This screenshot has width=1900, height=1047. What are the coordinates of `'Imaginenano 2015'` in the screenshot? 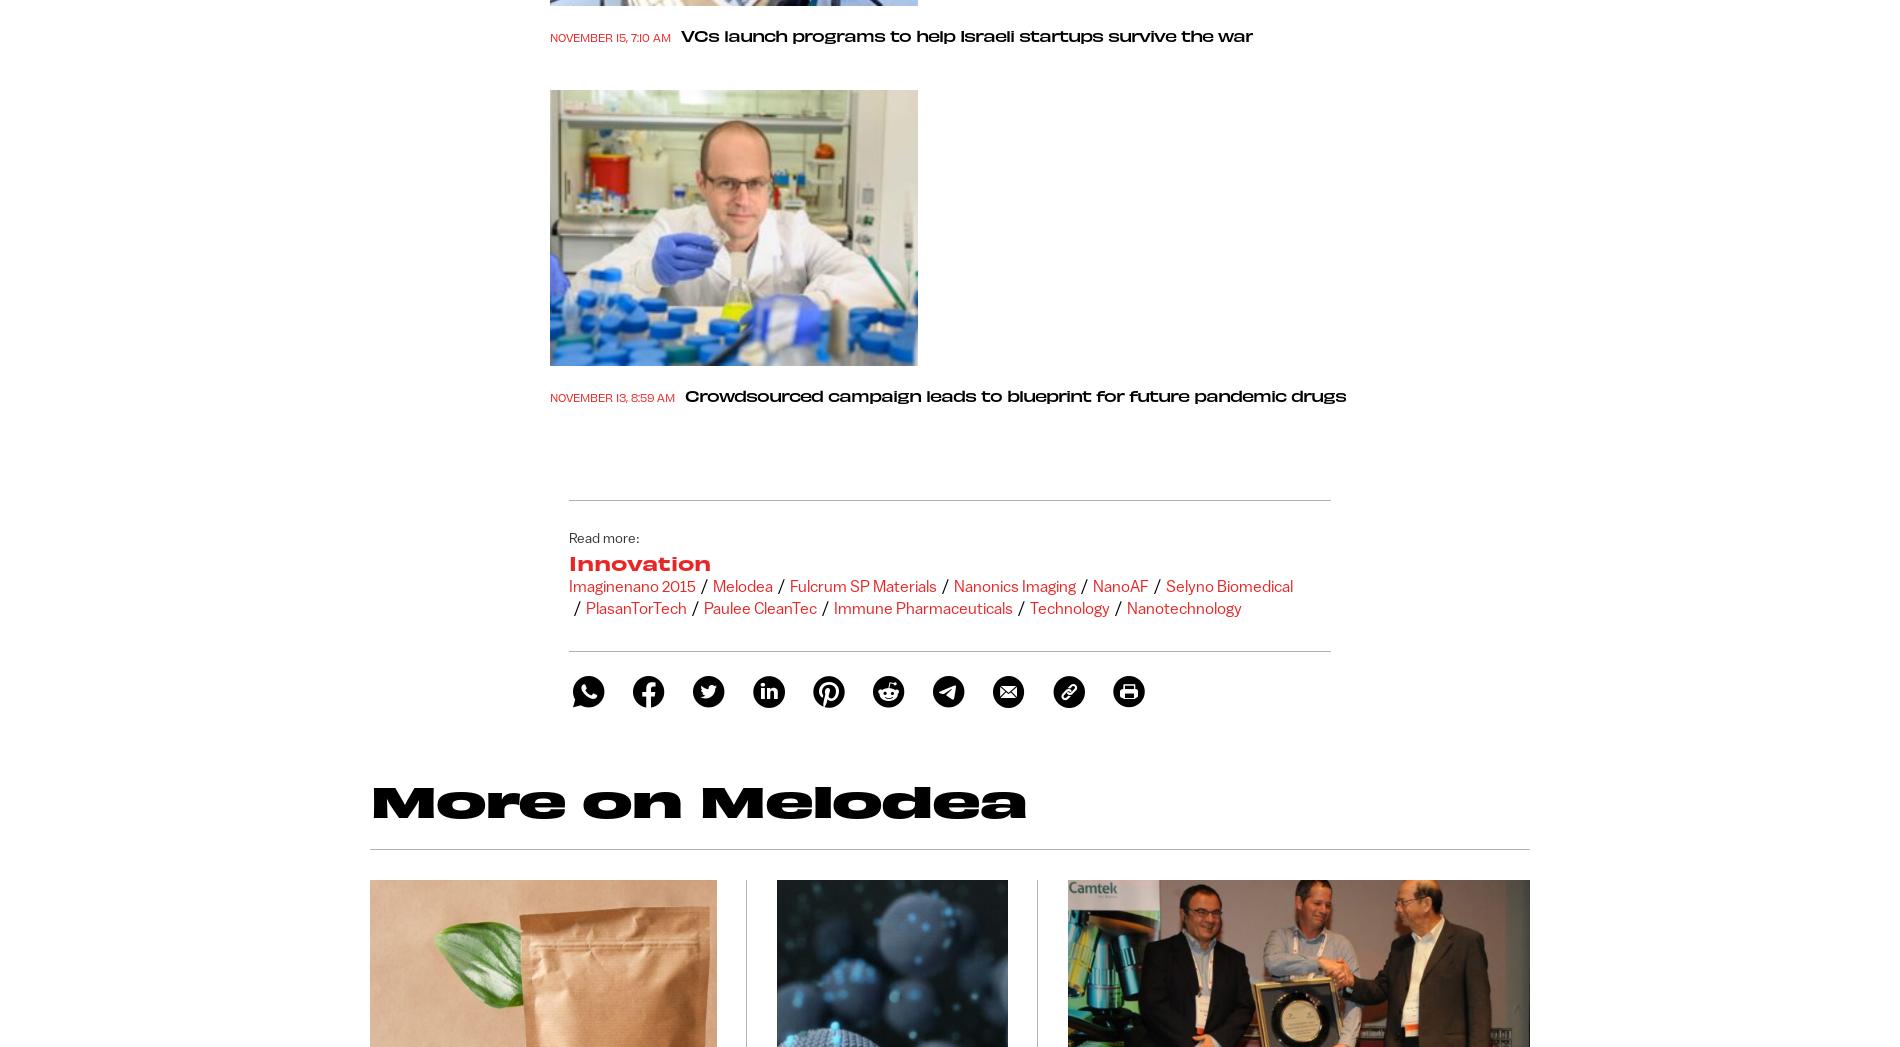 It's located at (632, 586).